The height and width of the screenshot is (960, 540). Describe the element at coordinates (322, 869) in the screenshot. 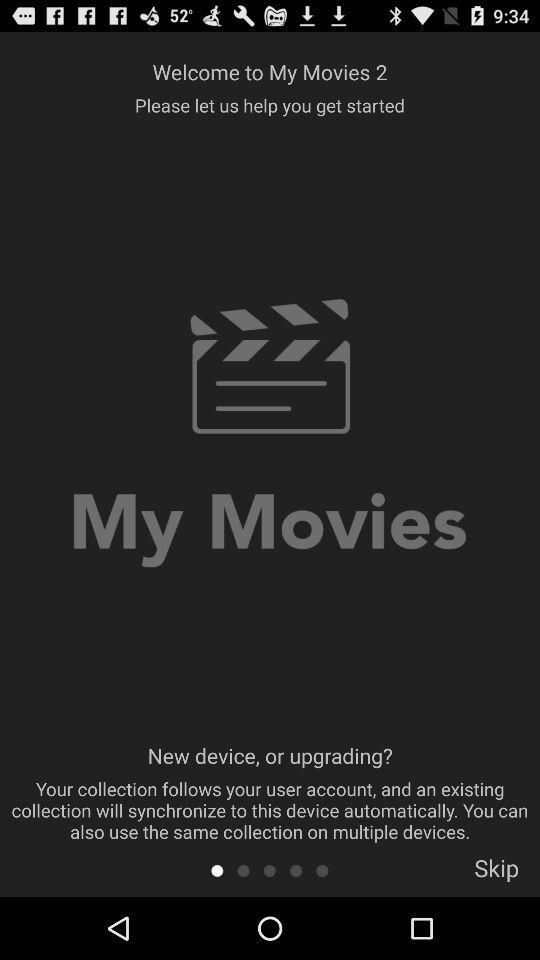

I see `scroll to last` at that location.